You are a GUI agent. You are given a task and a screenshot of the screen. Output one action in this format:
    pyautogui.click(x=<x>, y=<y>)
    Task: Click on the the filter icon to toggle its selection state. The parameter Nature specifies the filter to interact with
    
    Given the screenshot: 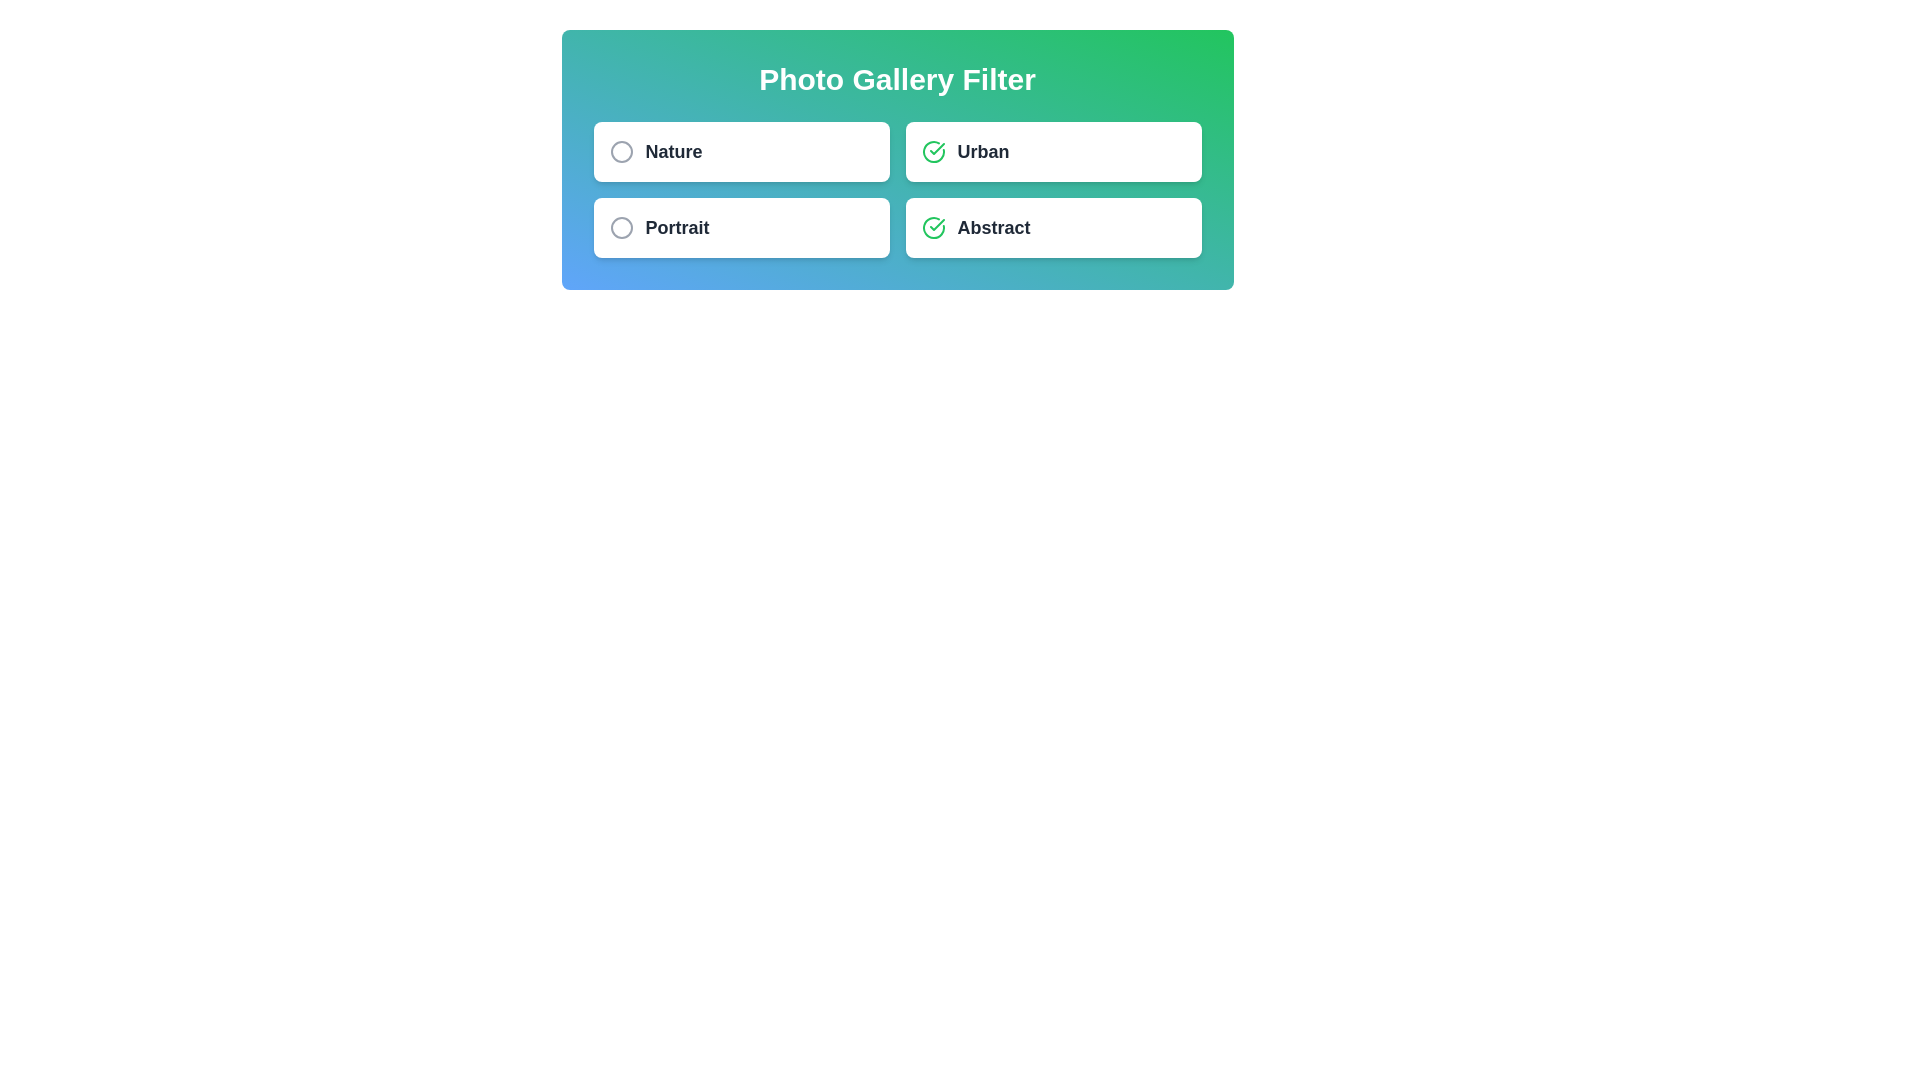 What is the action you would take?
    pyautogui.click(x=620, y=150)
    